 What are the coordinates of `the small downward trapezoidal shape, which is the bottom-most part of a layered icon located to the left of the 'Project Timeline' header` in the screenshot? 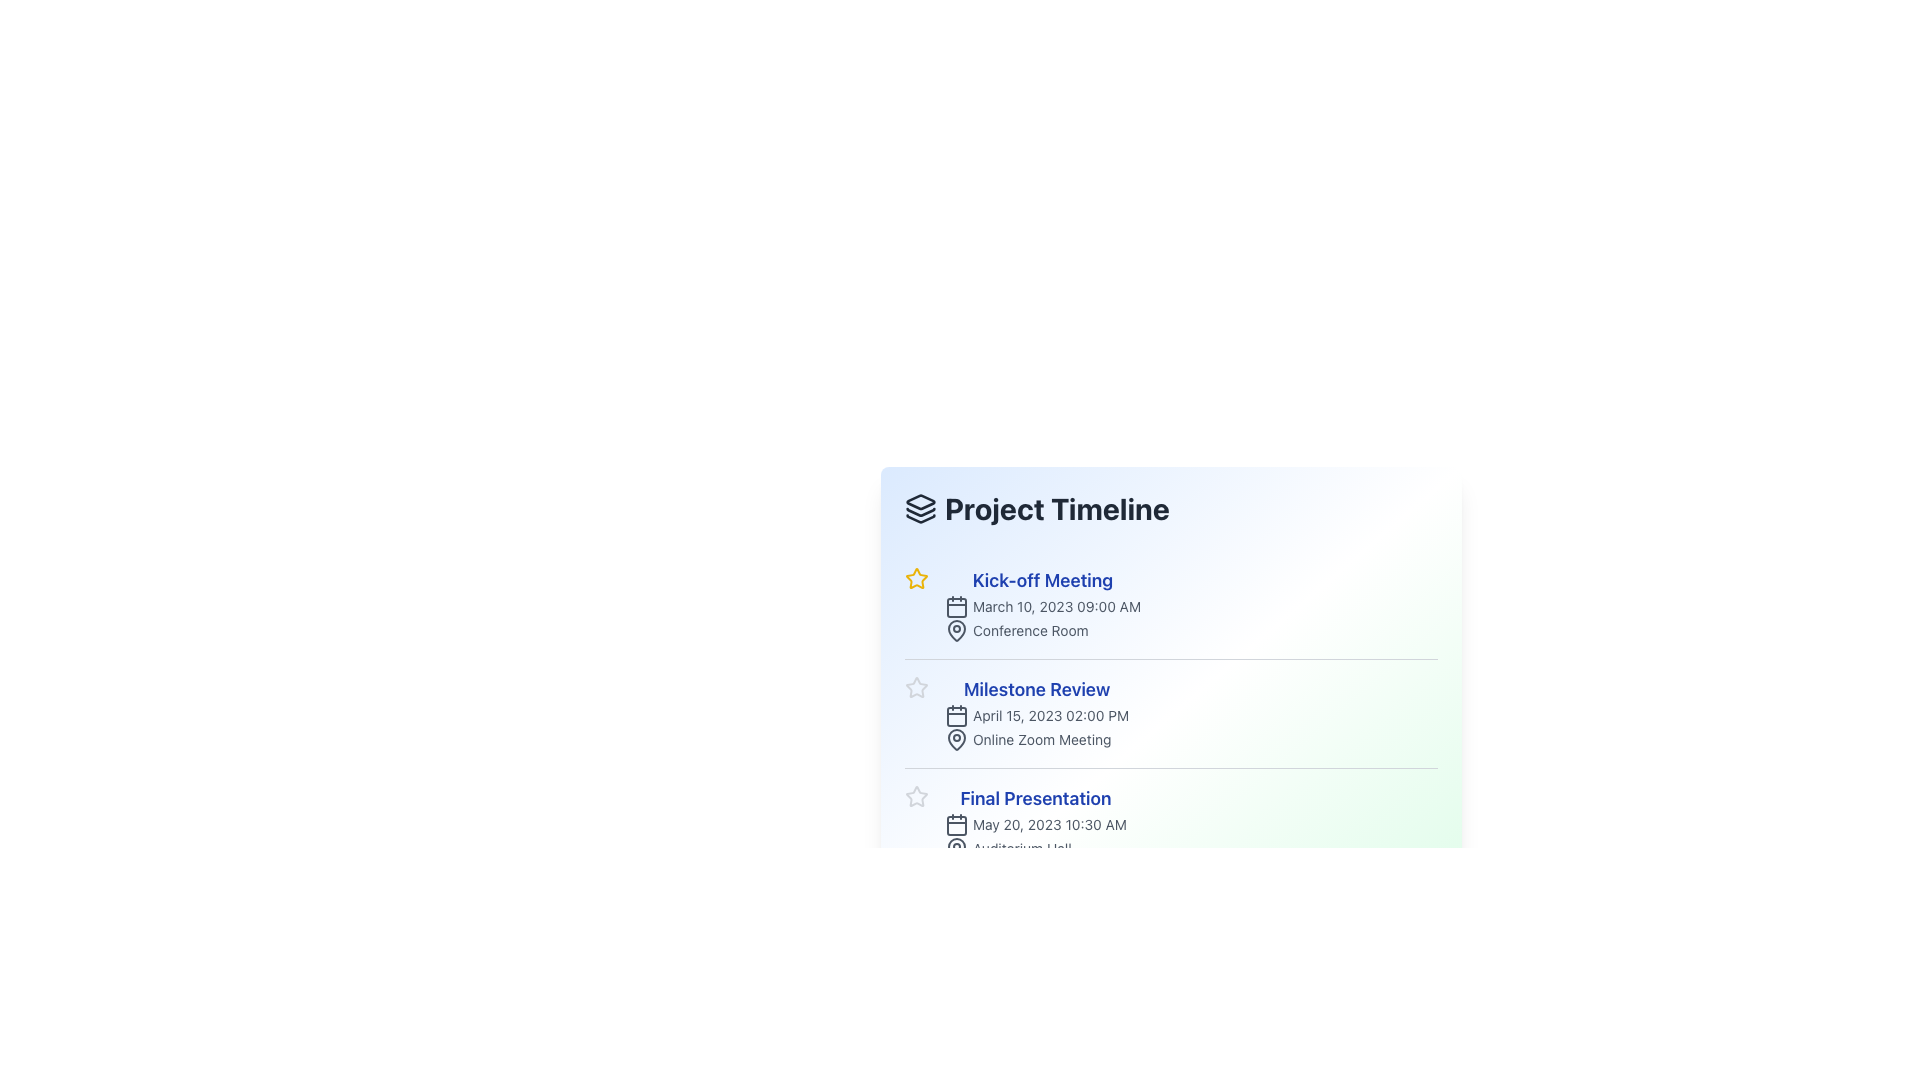 It's located at (920, 518).